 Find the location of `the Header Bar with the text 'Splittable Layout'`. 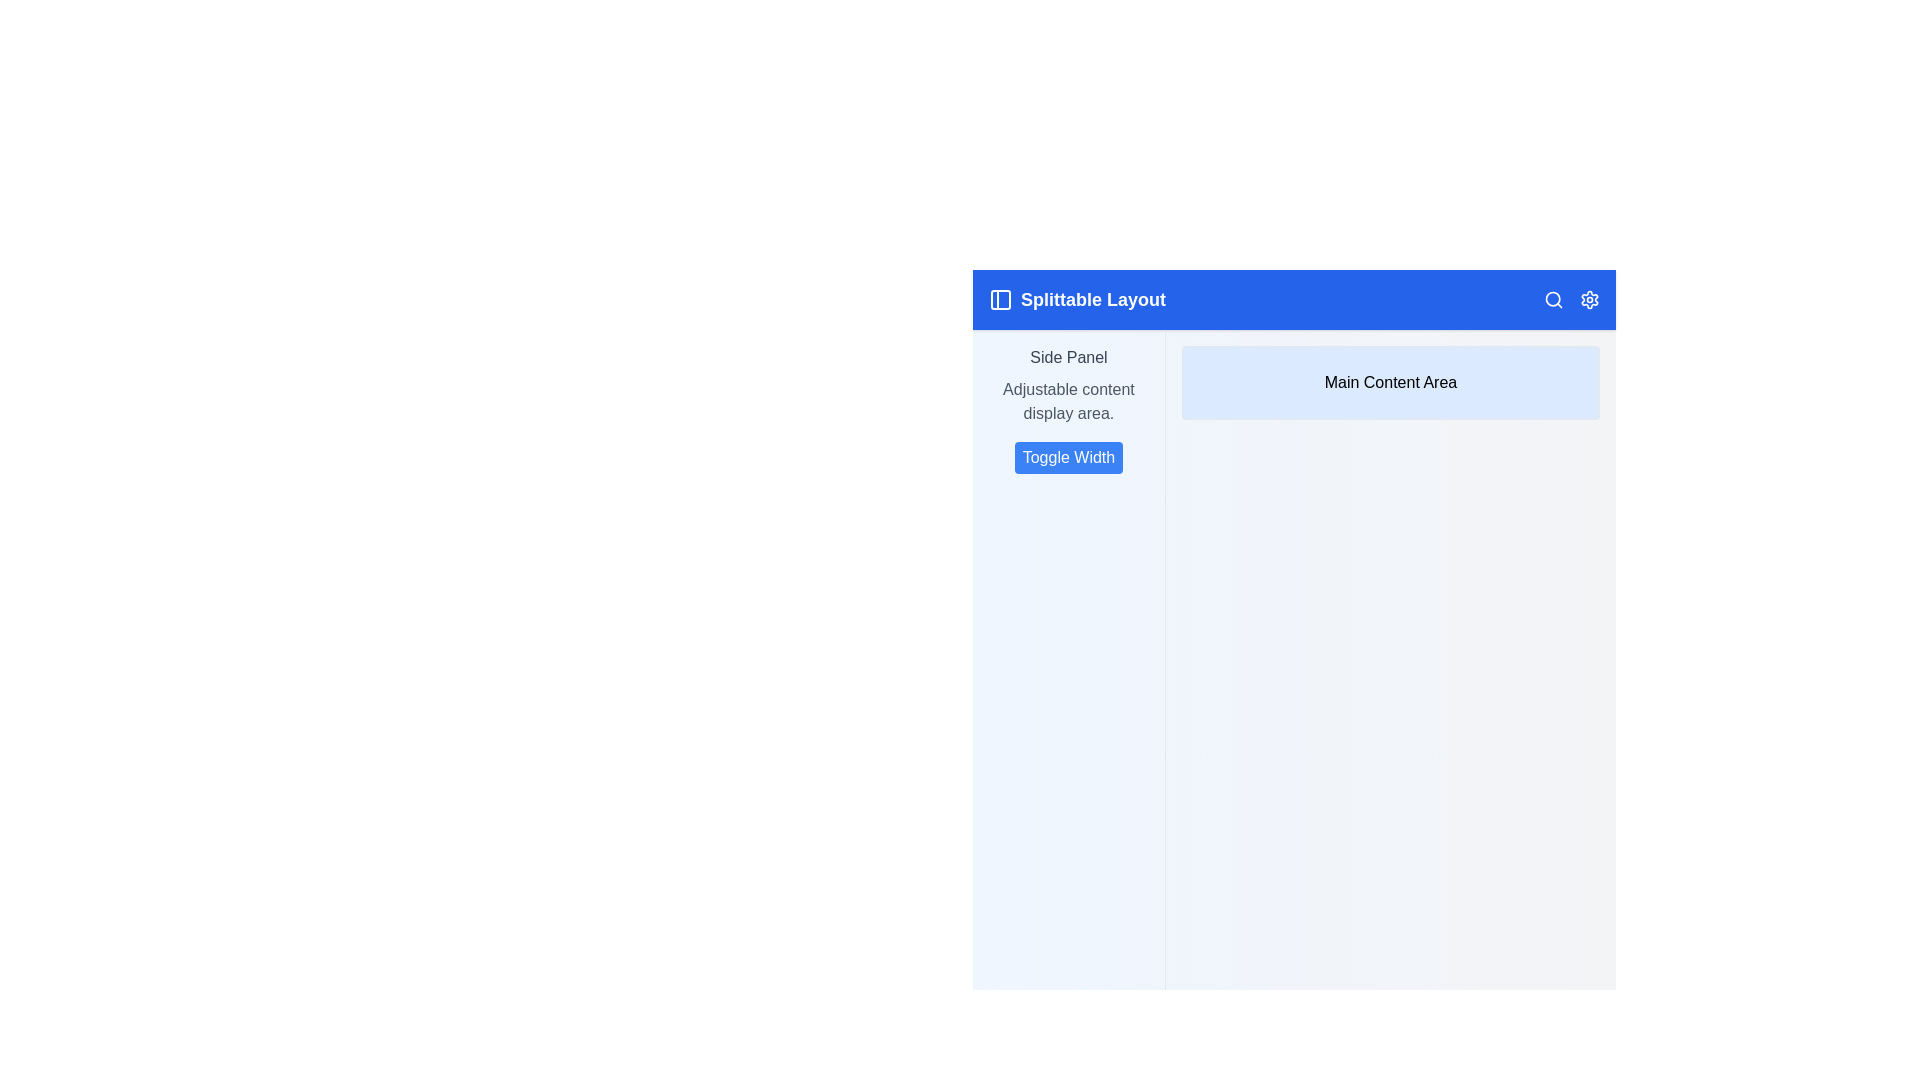

the Header Bar with the text 'Splittable Layout' is located at coordinates (1294, 300).